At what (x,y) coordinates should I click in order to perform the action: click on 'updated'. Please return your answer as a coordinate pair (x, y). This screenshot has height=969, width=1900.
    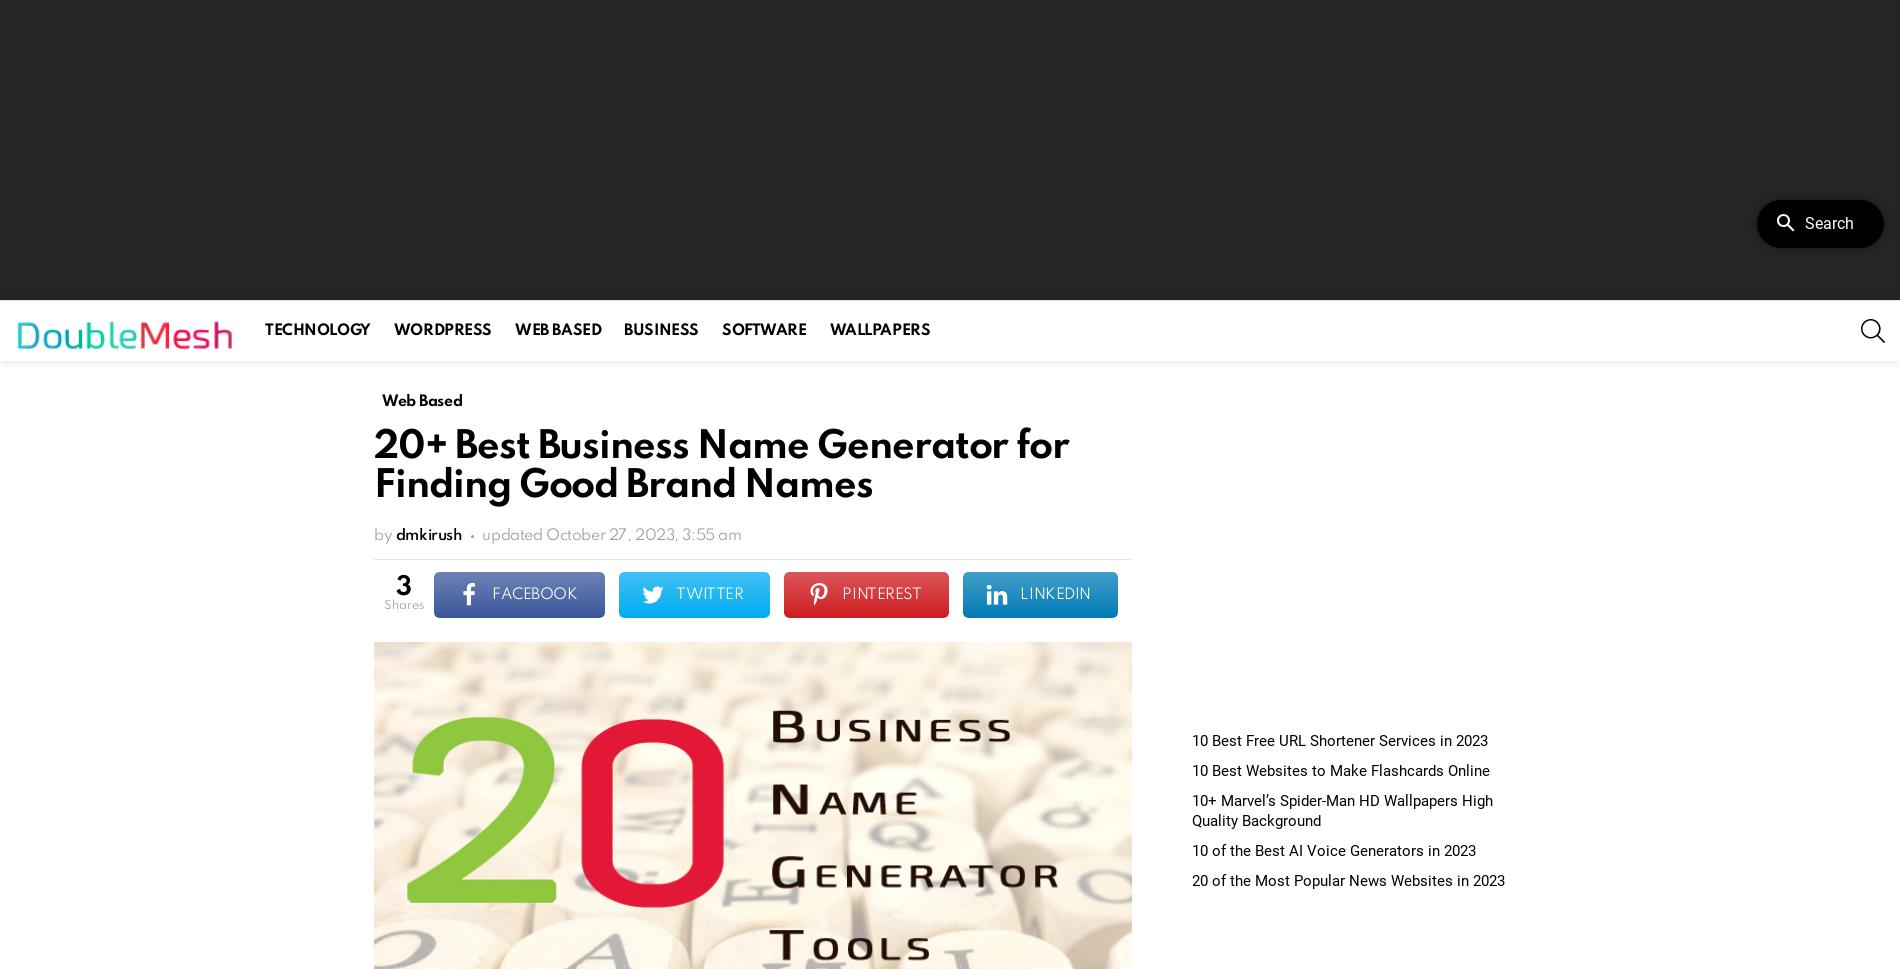
    Looking at the image, I should click on (513, 534).